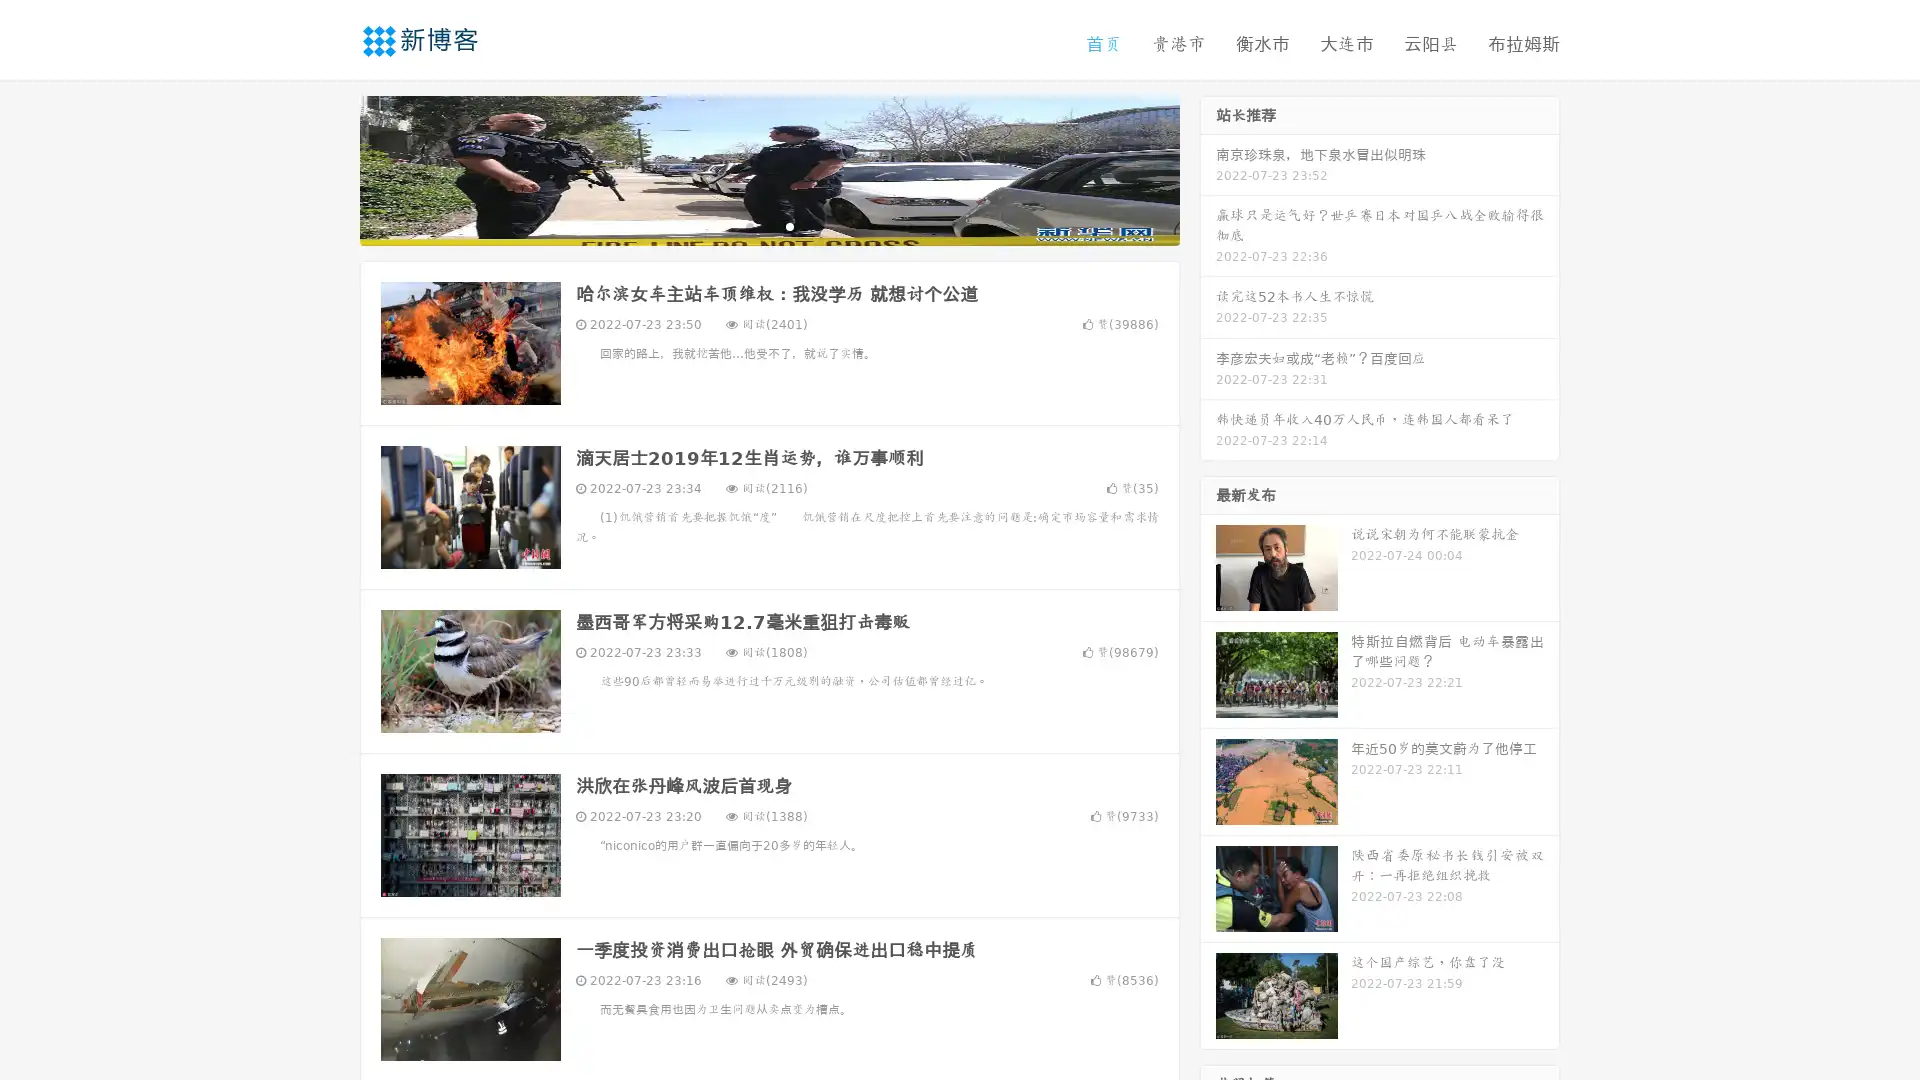 This screenshot has height=1080, width=1920. What do you see at coordinates (748, 225) in the screenshot?
I see `Go to slide 1` at bounding box center [748, 225].